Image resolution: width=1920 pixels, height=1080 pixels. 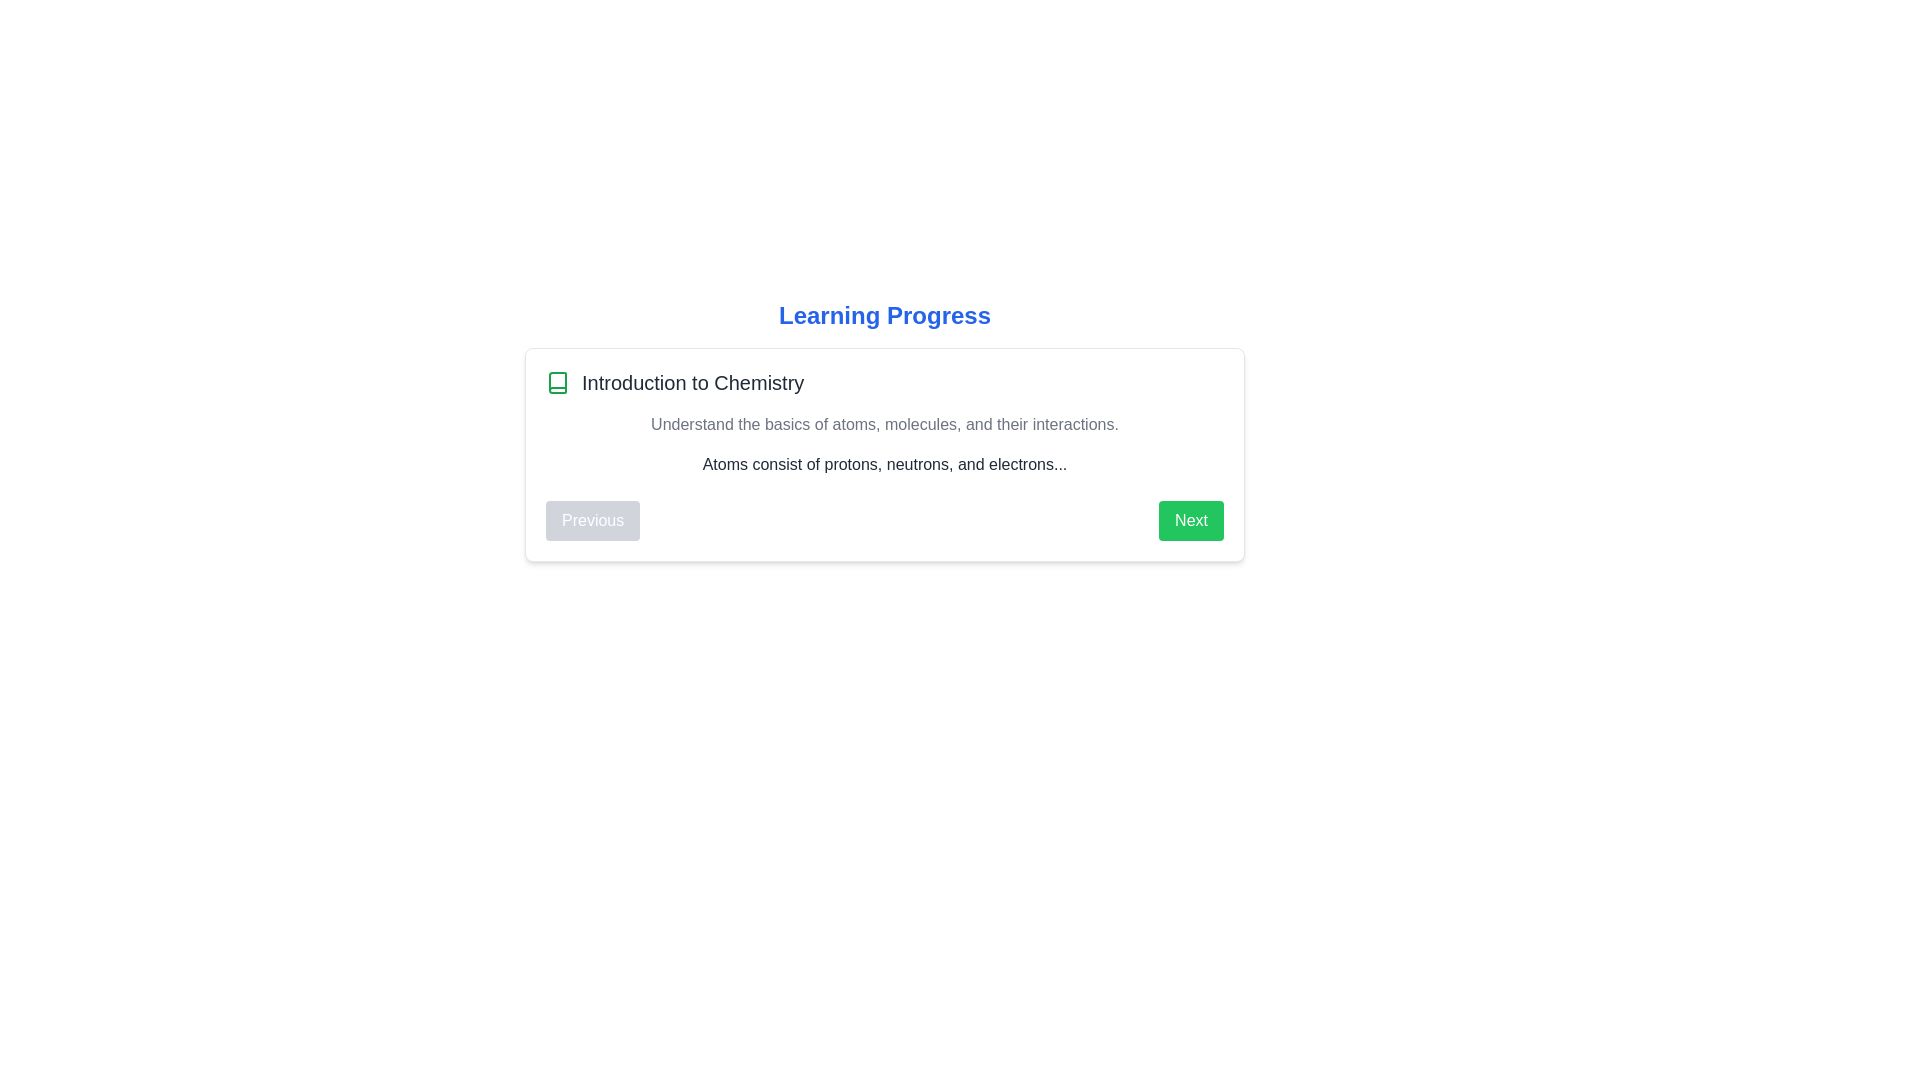 What do you see at coordinates (883, 465) in the screenshot?
I see `text displayed in the Text display that describes the composition of atoms, located below the introductory description and above the navigation buttons` at bounding box center [883, 465].